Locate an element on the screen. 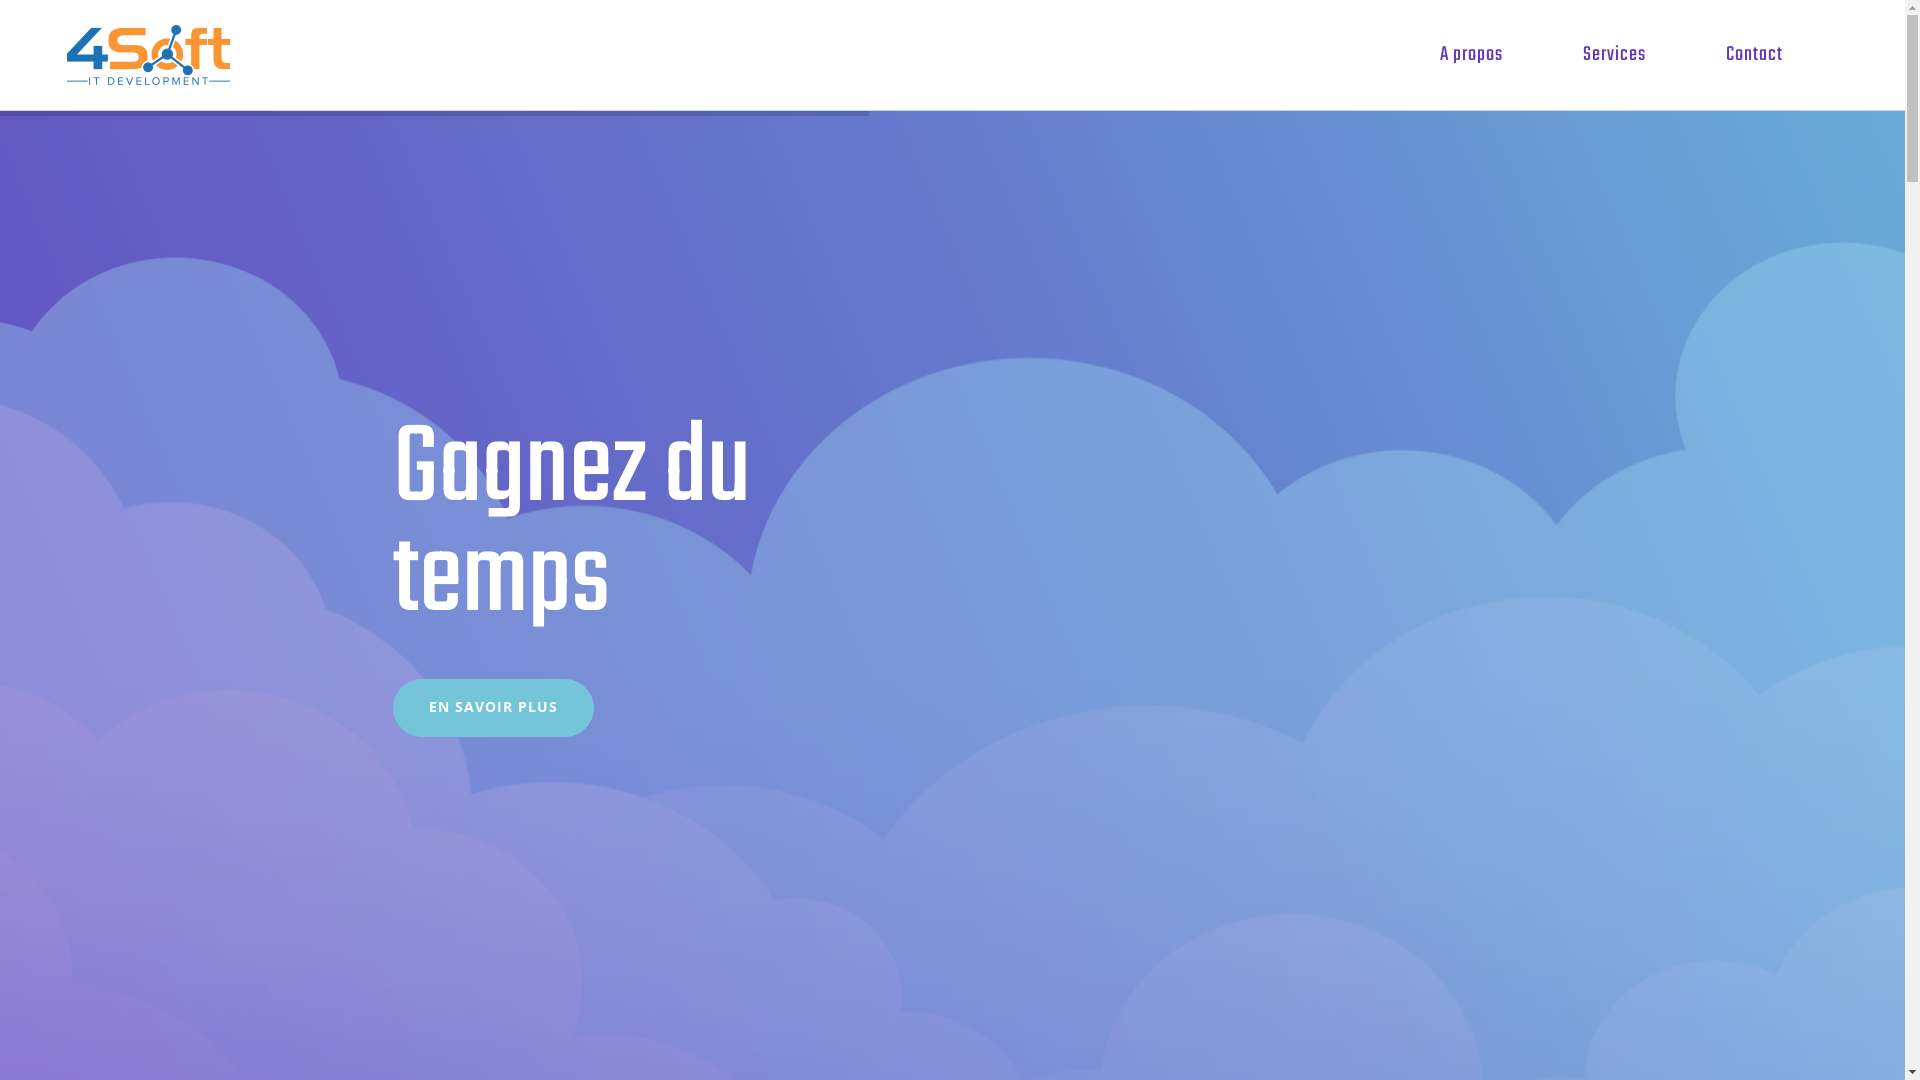  'A propos' is located at coordinates (1471, 53).